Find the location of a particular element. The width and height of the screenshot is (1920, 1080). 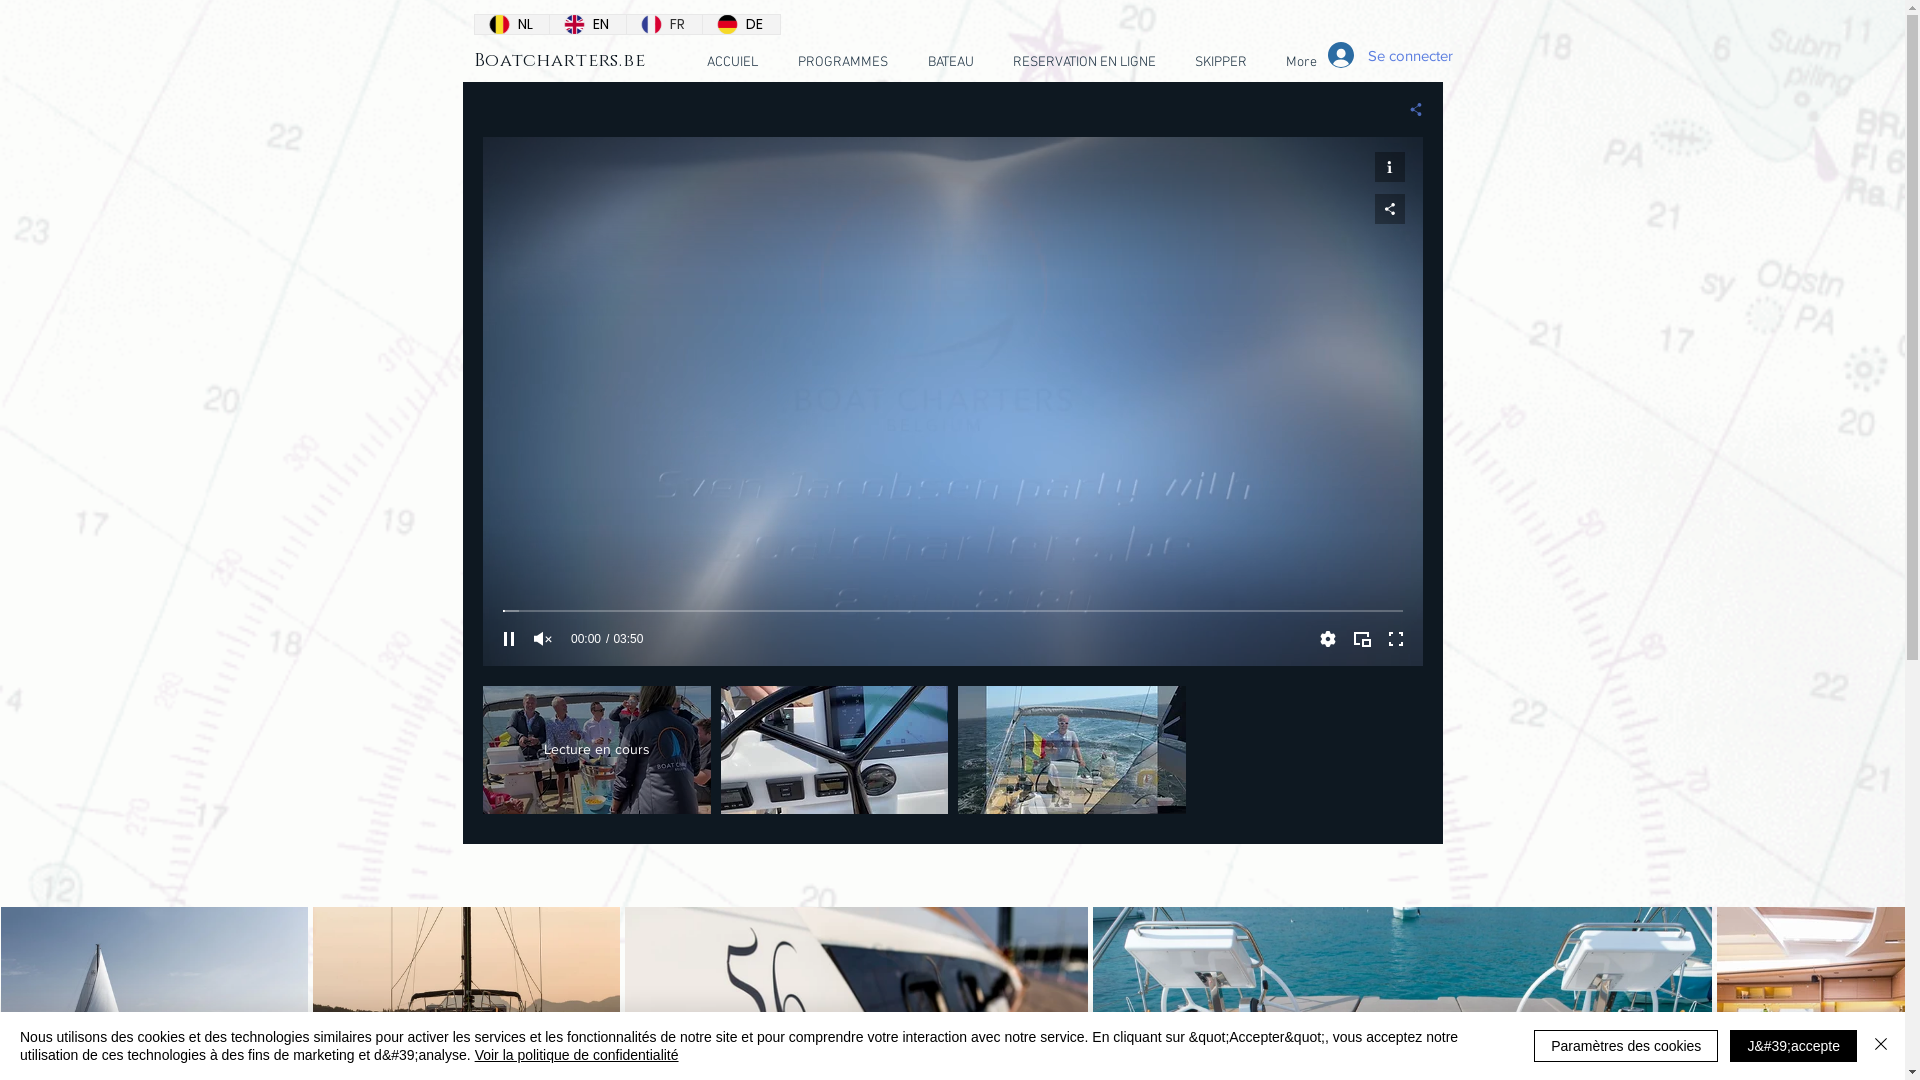

'FR' is located at coordinates (663, 24).